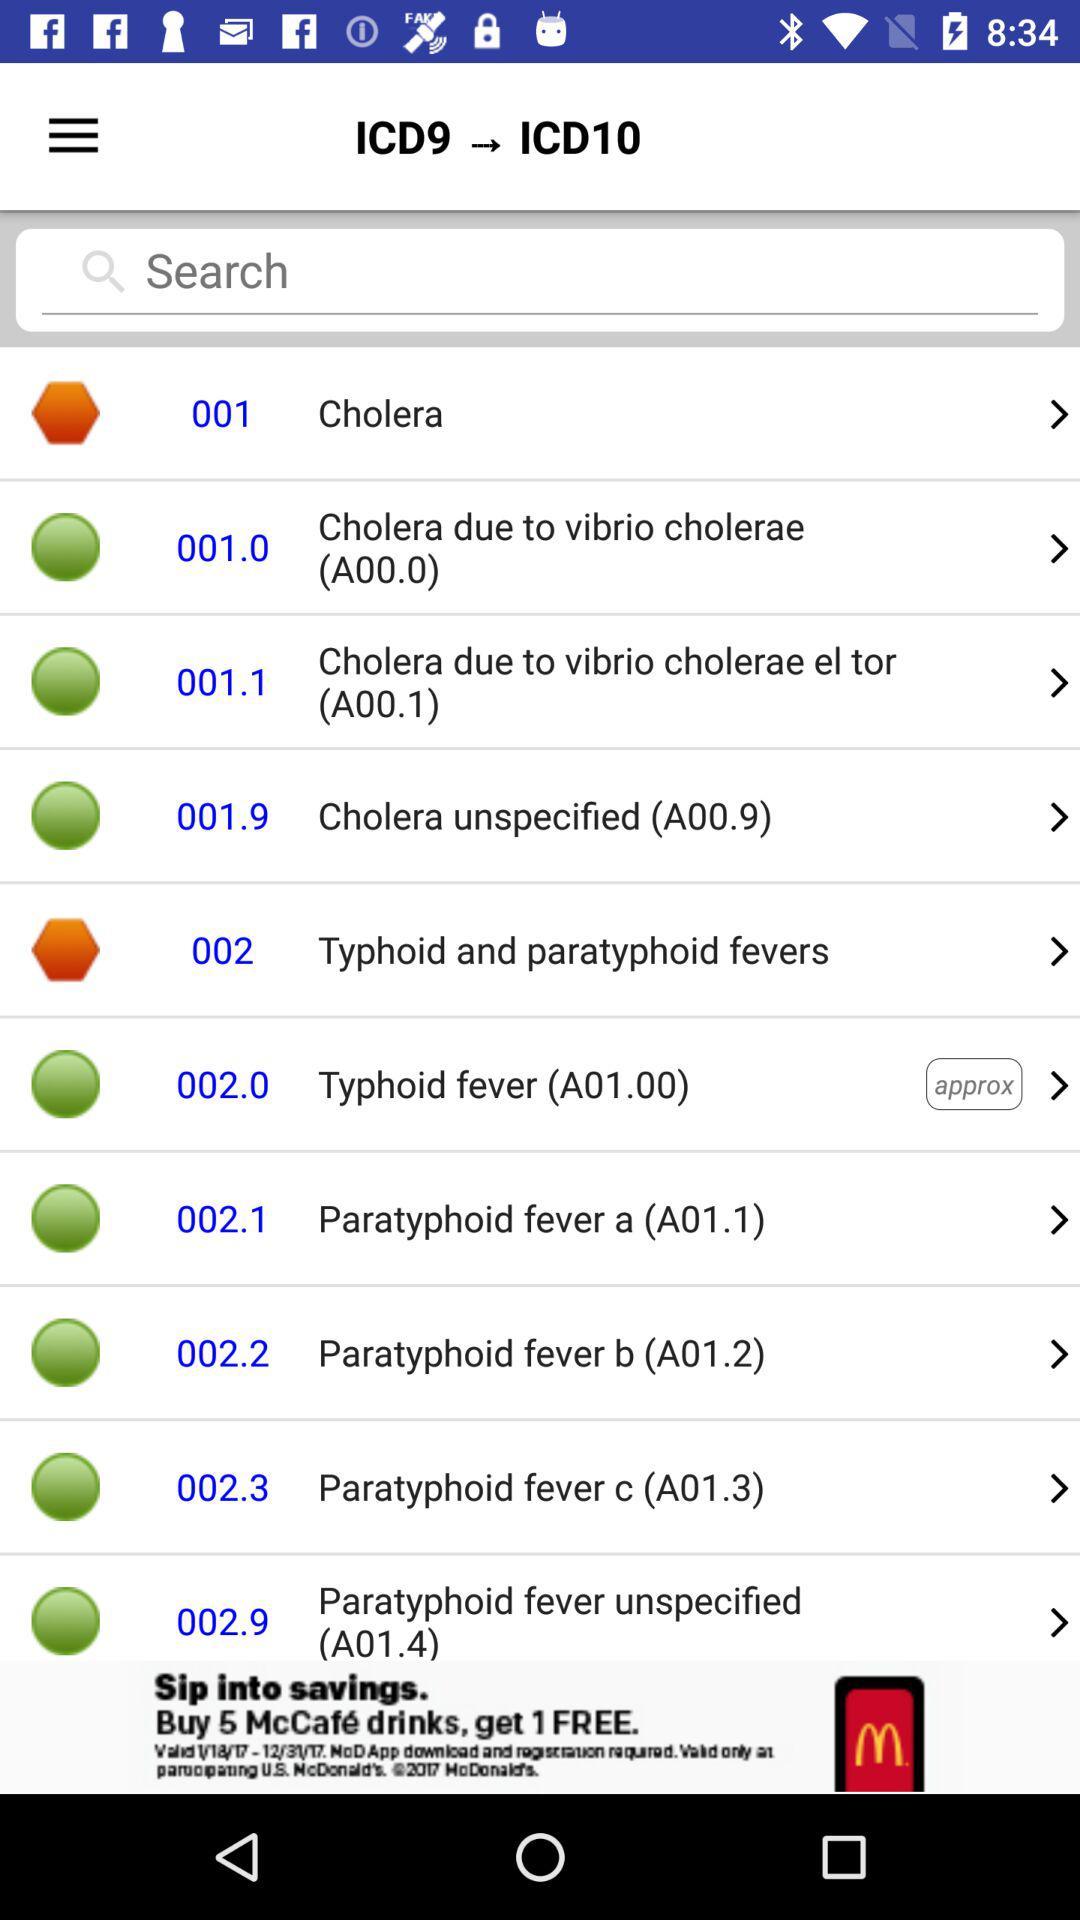  I want to click on the item to the right of typhoid fever a01, so click(973, 1083).